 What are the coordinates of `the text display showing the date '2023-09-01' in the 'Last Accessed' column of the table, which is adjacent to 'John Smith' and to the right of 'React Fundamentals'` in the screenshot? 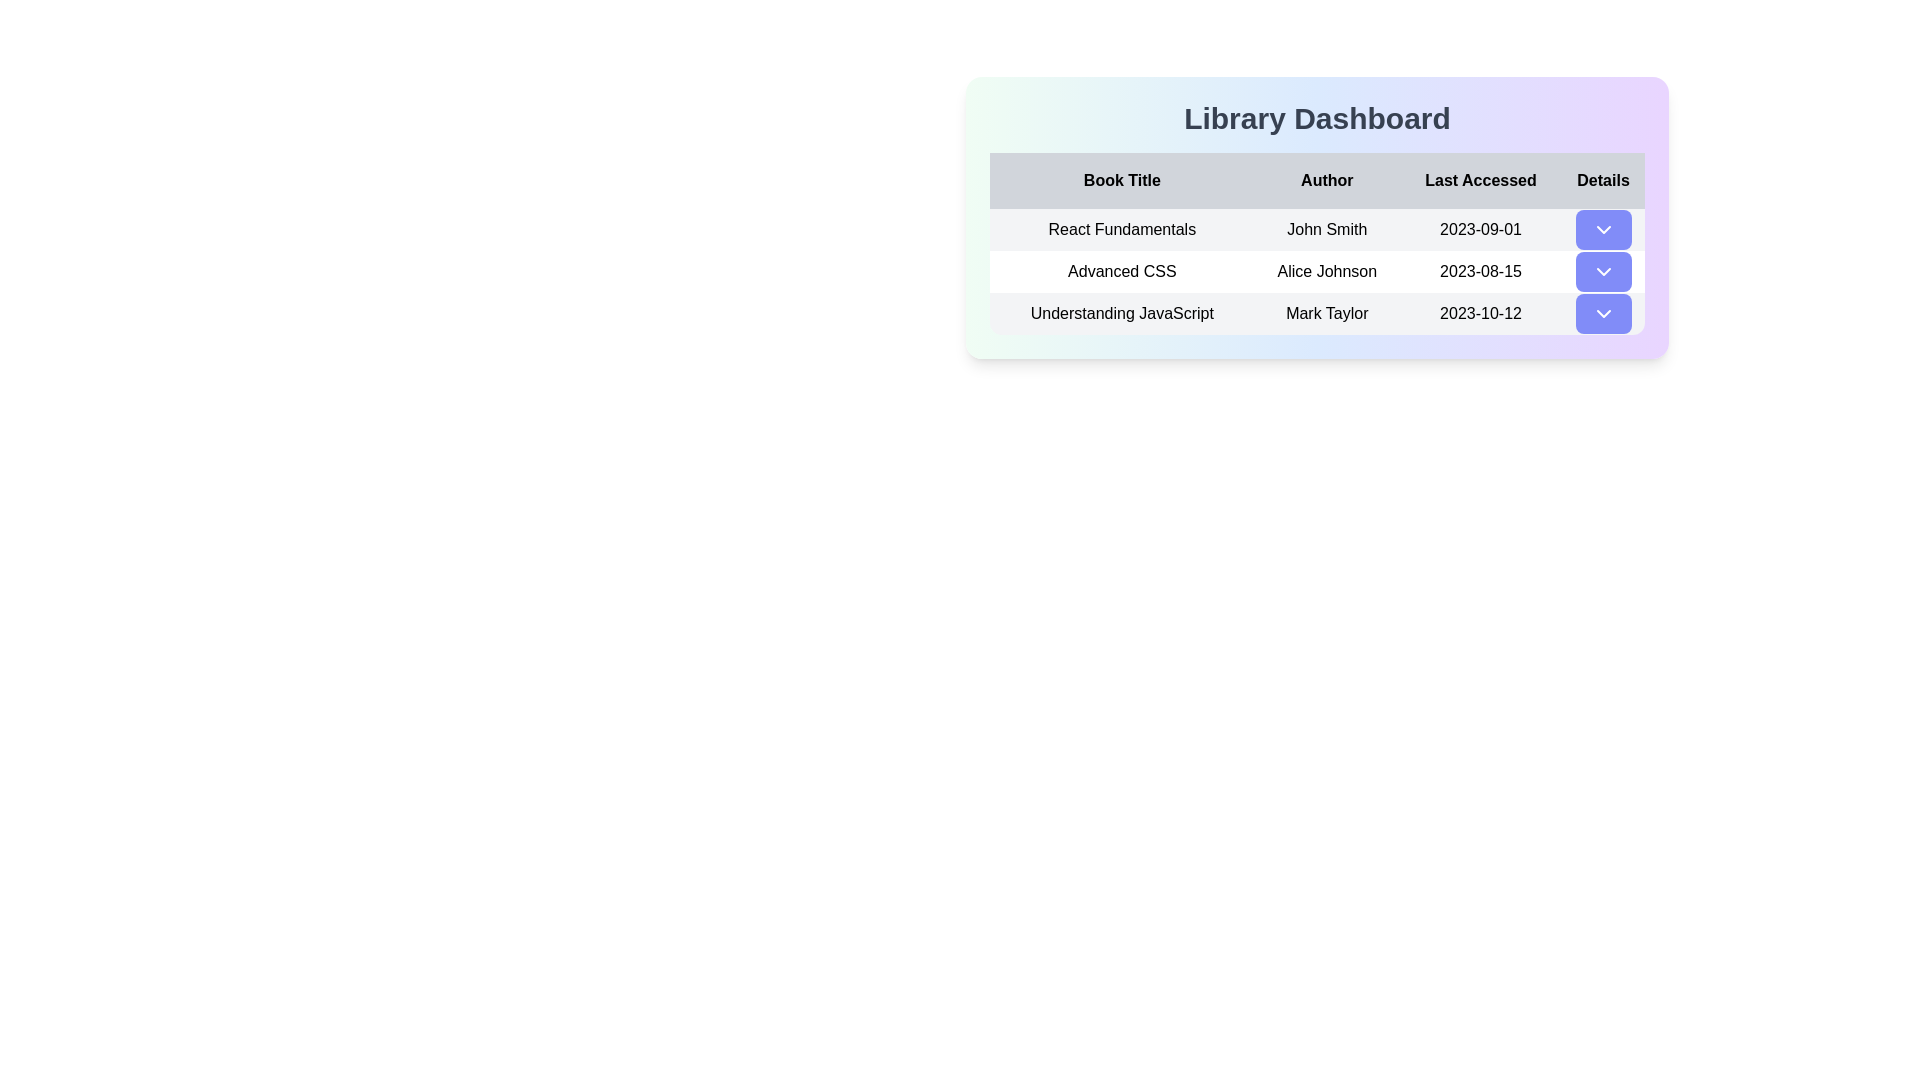 It's located at (1481, 229).